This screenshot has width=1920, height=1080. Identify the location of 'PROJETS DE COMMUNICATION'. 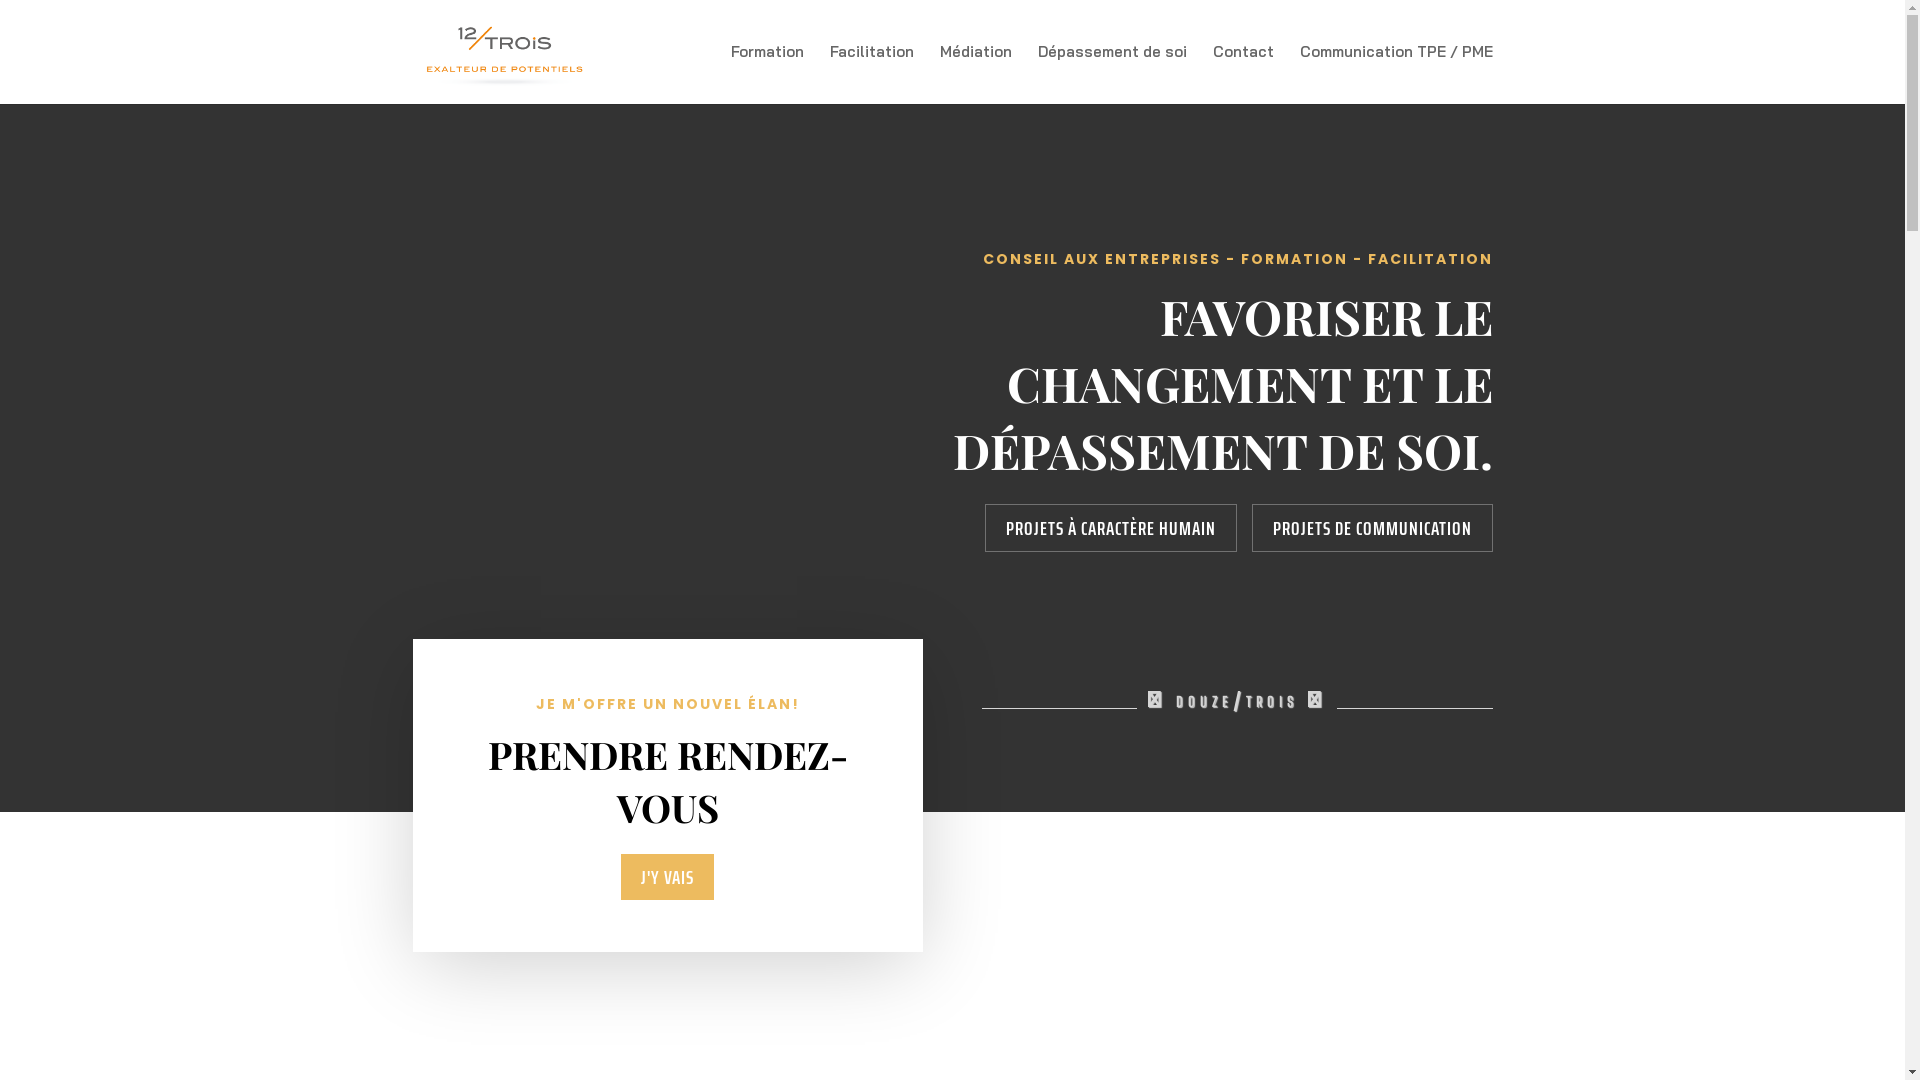
(1371, 527).